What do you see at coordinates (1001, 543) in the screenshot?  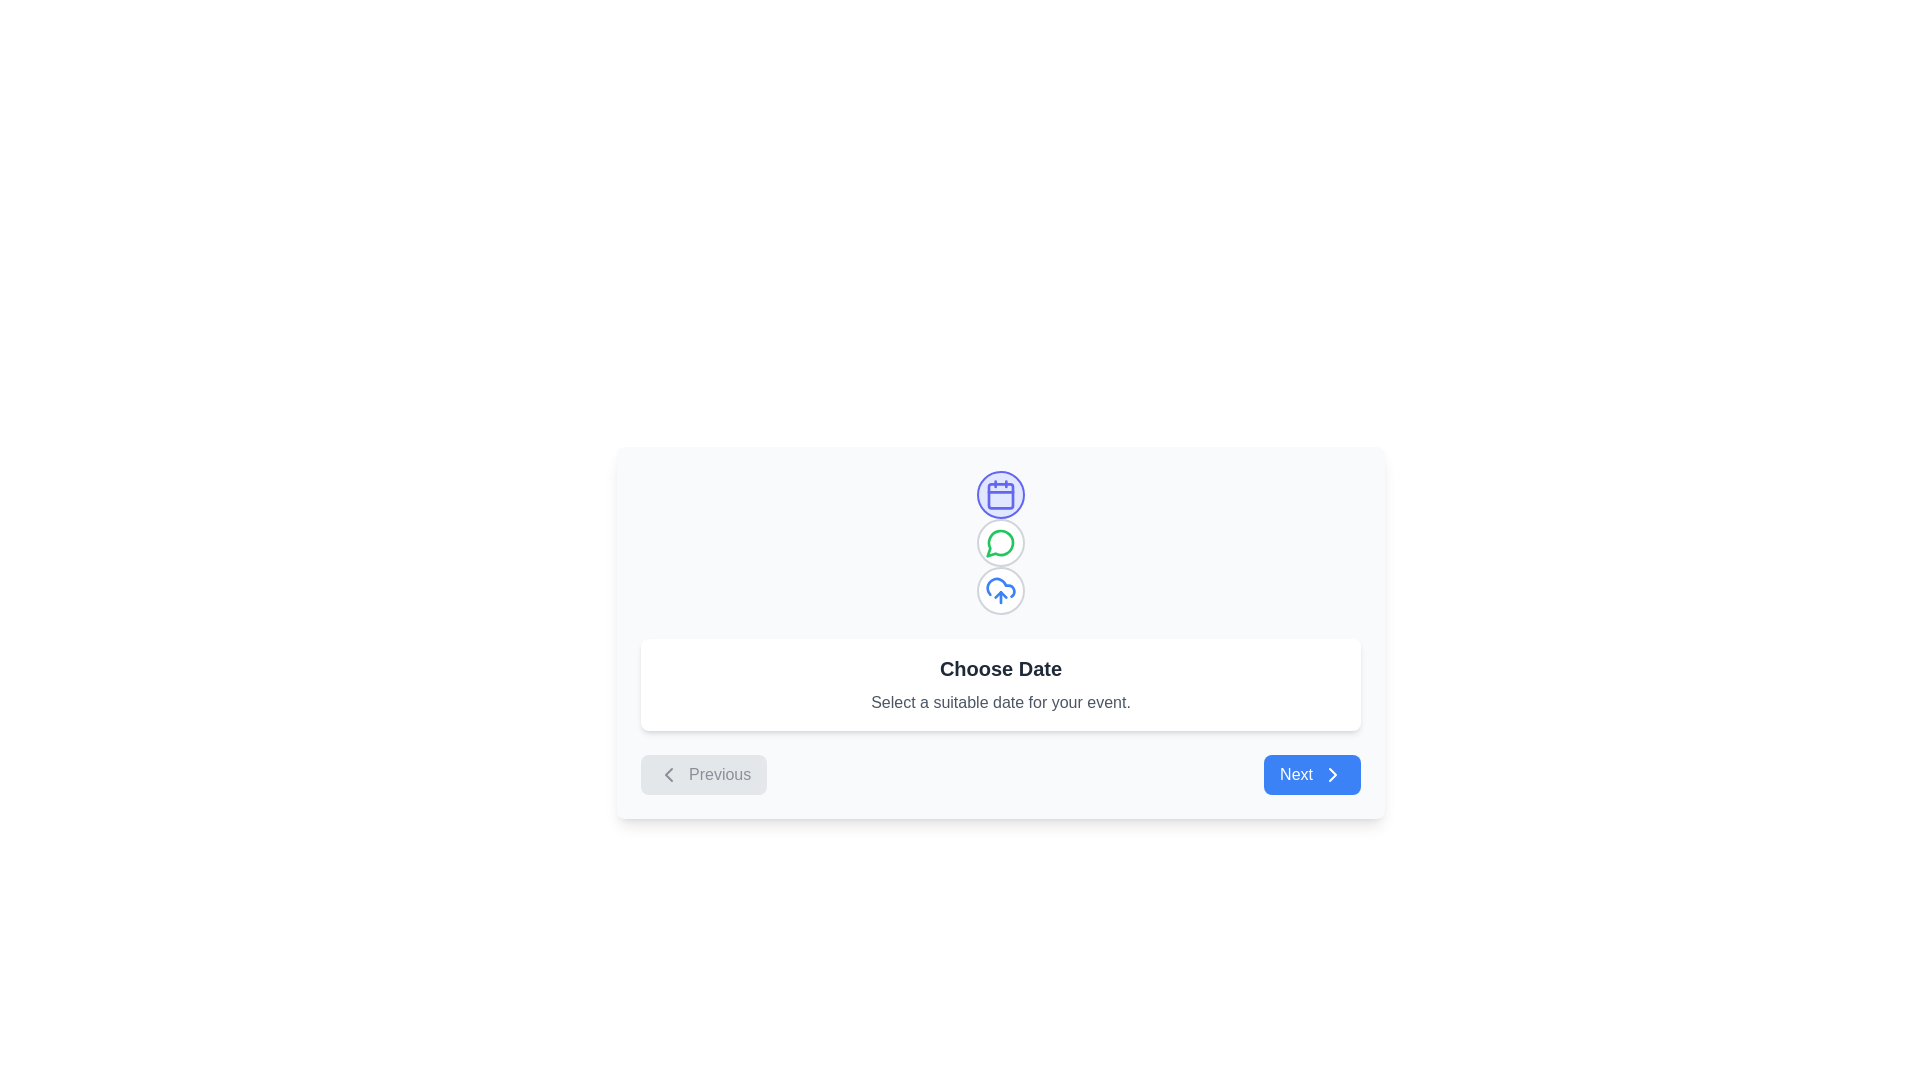 I see `any of the individual icons in the vertically arranged Icon group located above the 'Choose Date' section` at bounding box center [1001, 543].